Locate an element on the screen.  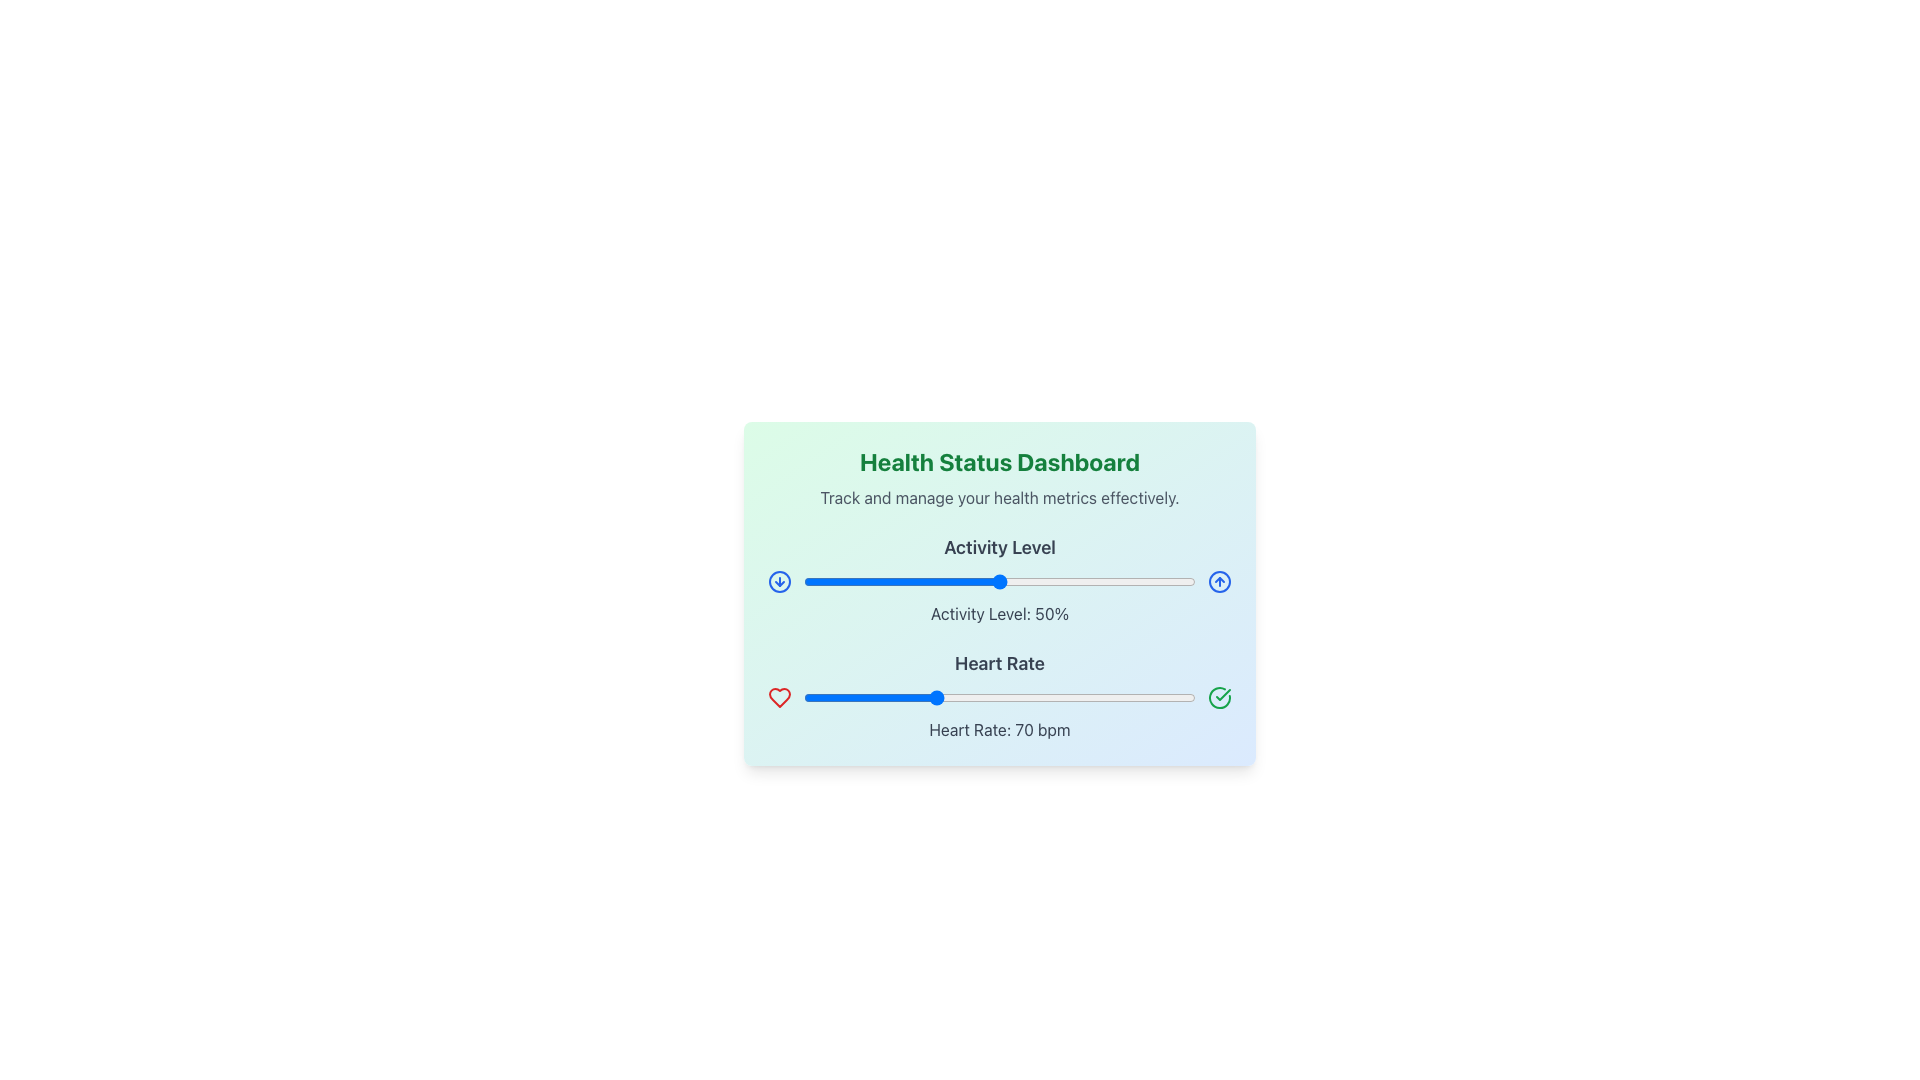
the activity level is located at coordinates (835, 582).